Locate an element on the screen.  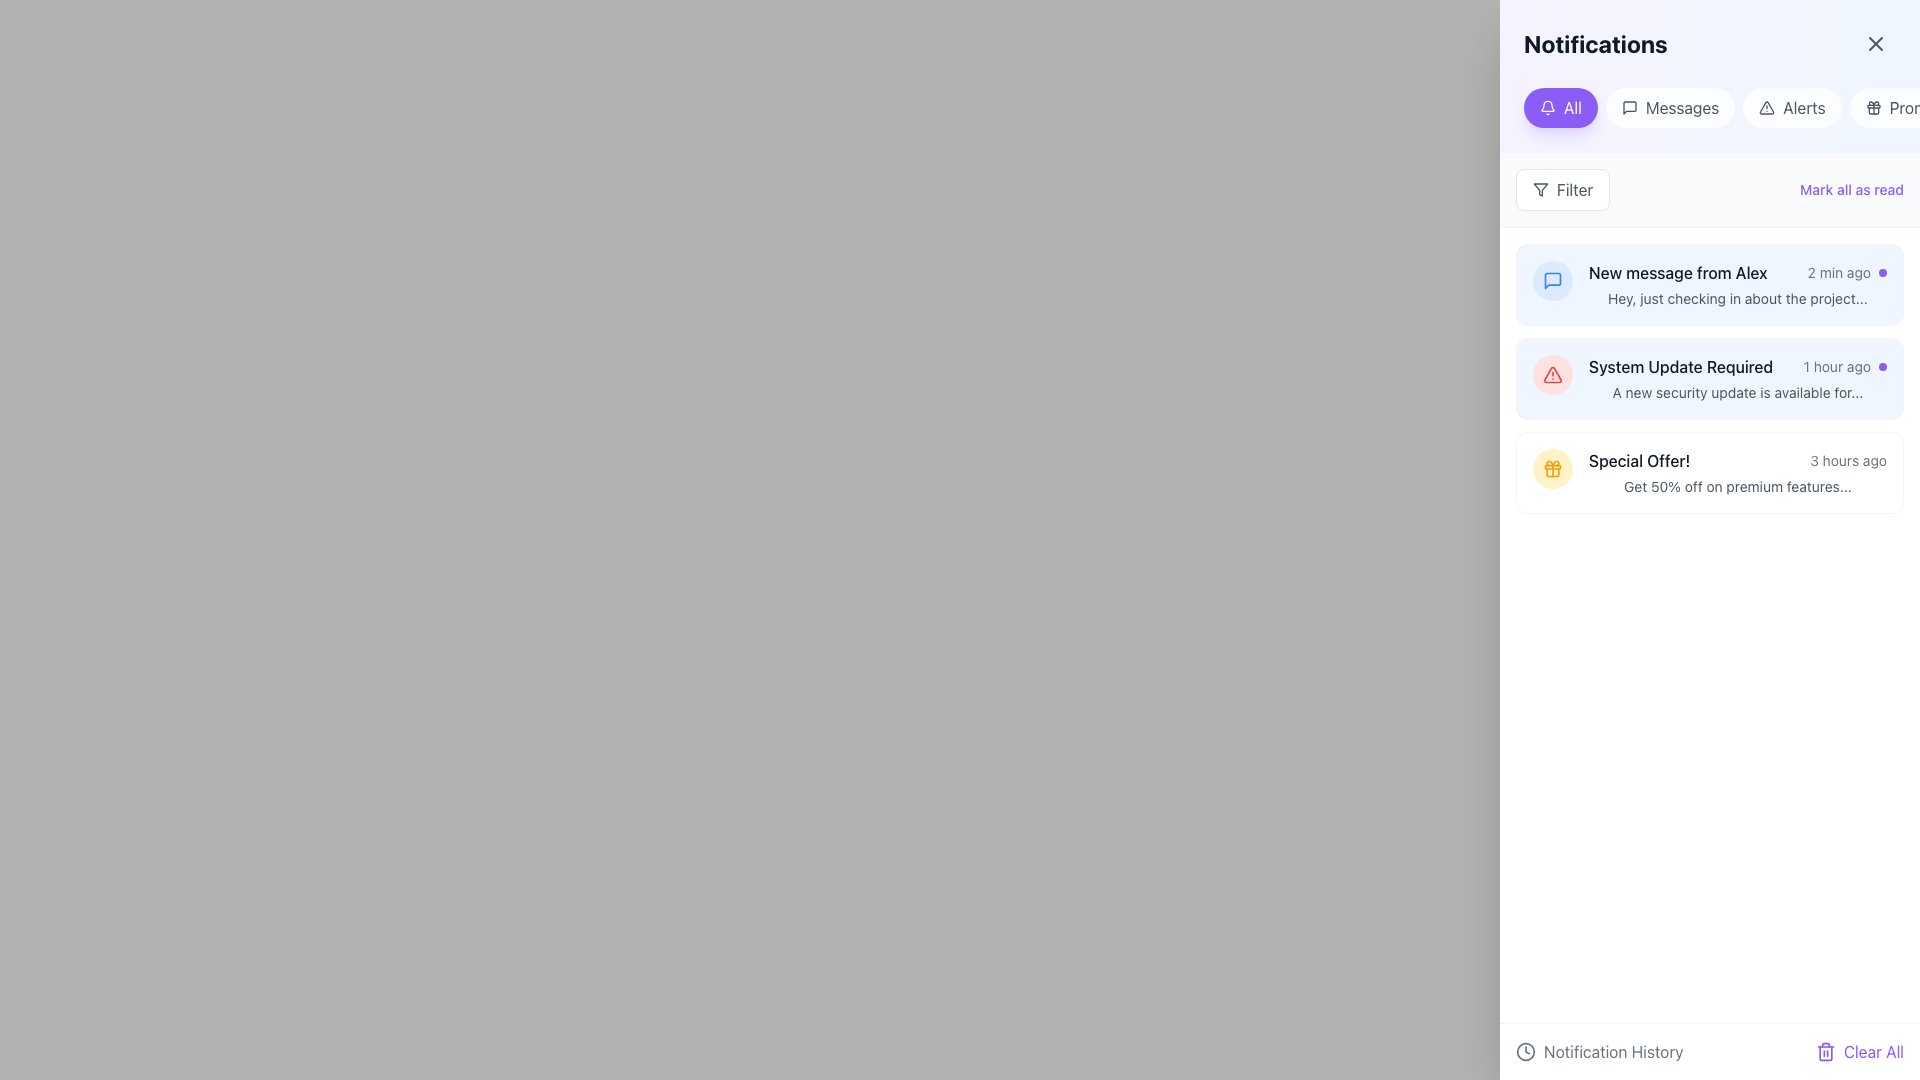
the notification labeled 'Special Offer!' with a gift box icon to quickly mark it as read is located at coordinates (1736, 473).